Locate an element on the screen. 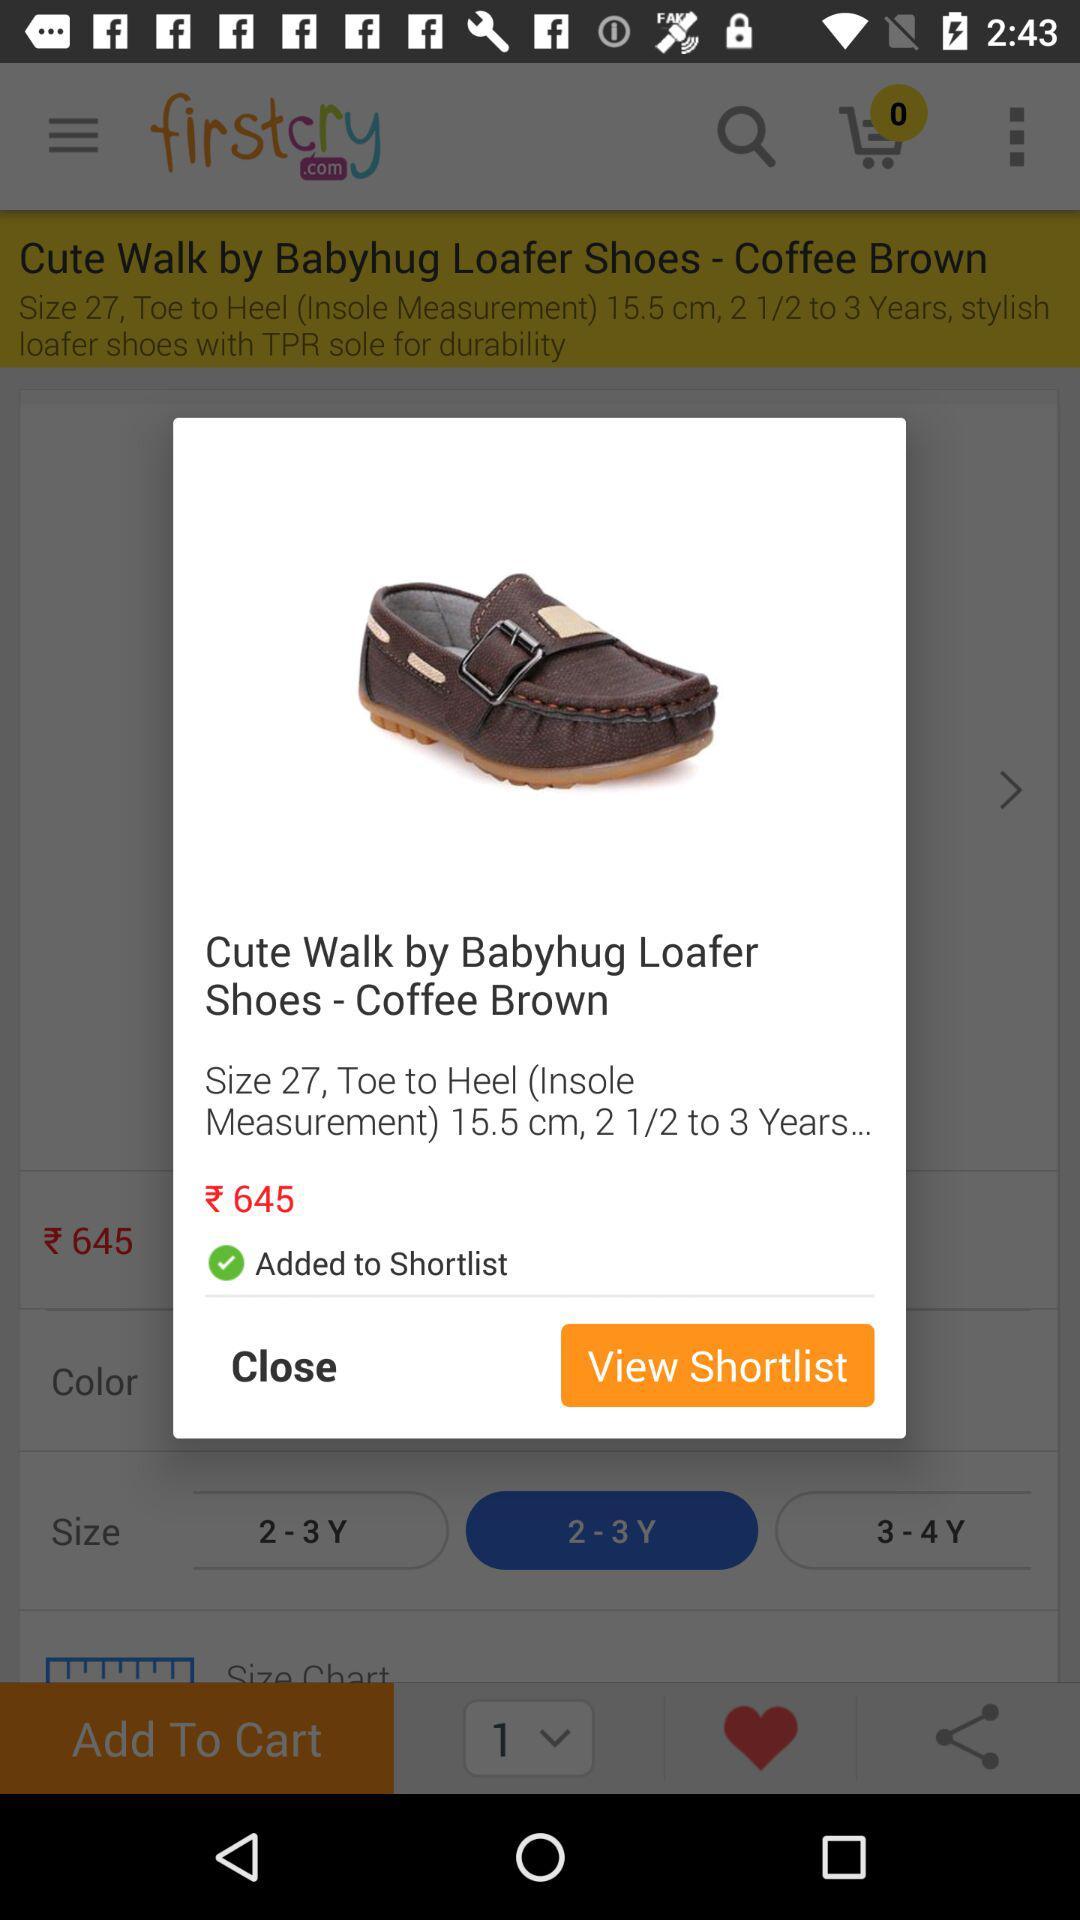 Image resolution: width=1080 pixels, height=1920 pixels. icon next to the close icon is located at coordinates (716, 1364).